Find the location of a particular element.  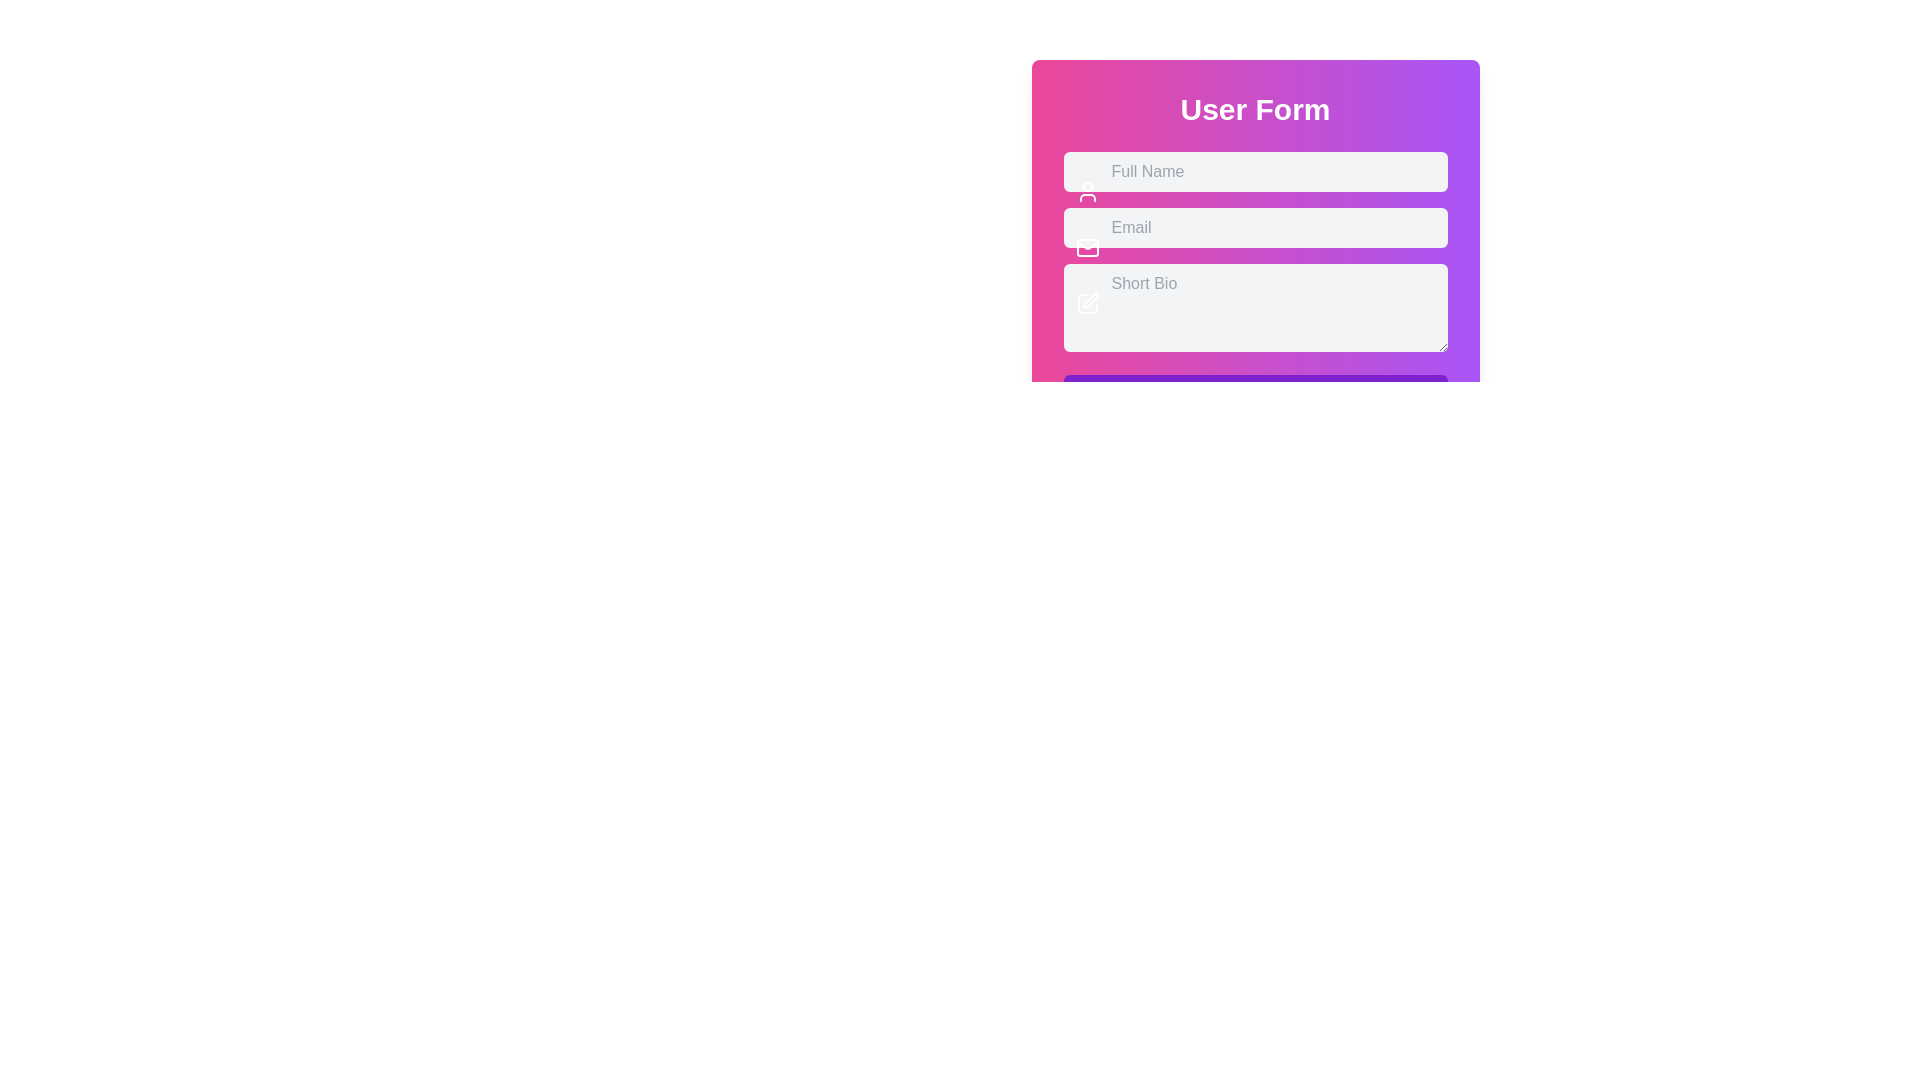

the user SVG icon located next to the 'Full Name' input field, which is the first element in the vertical sequence of input fields on the form is located at coordinates (1086, 192).